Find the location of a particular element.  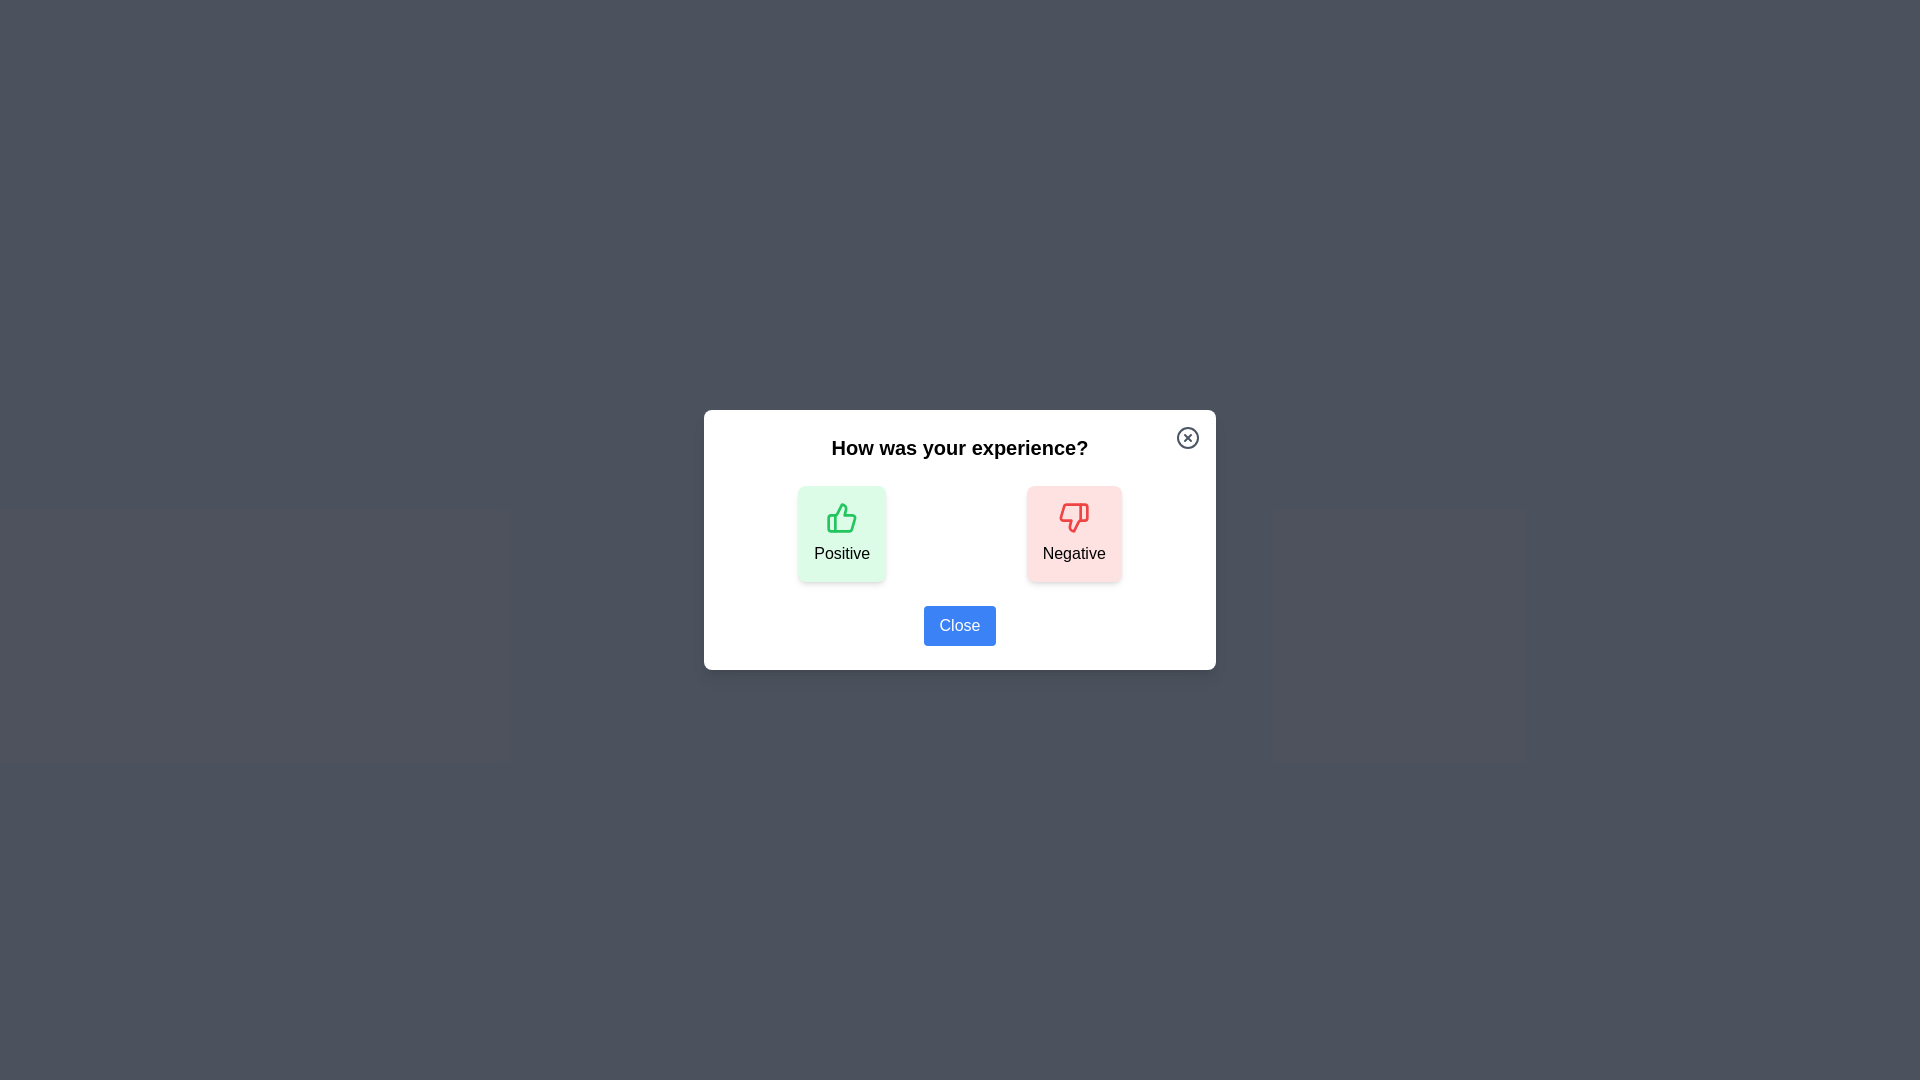

the 'Close' button to dismiss the dialog is located at coordinates (960, 624).